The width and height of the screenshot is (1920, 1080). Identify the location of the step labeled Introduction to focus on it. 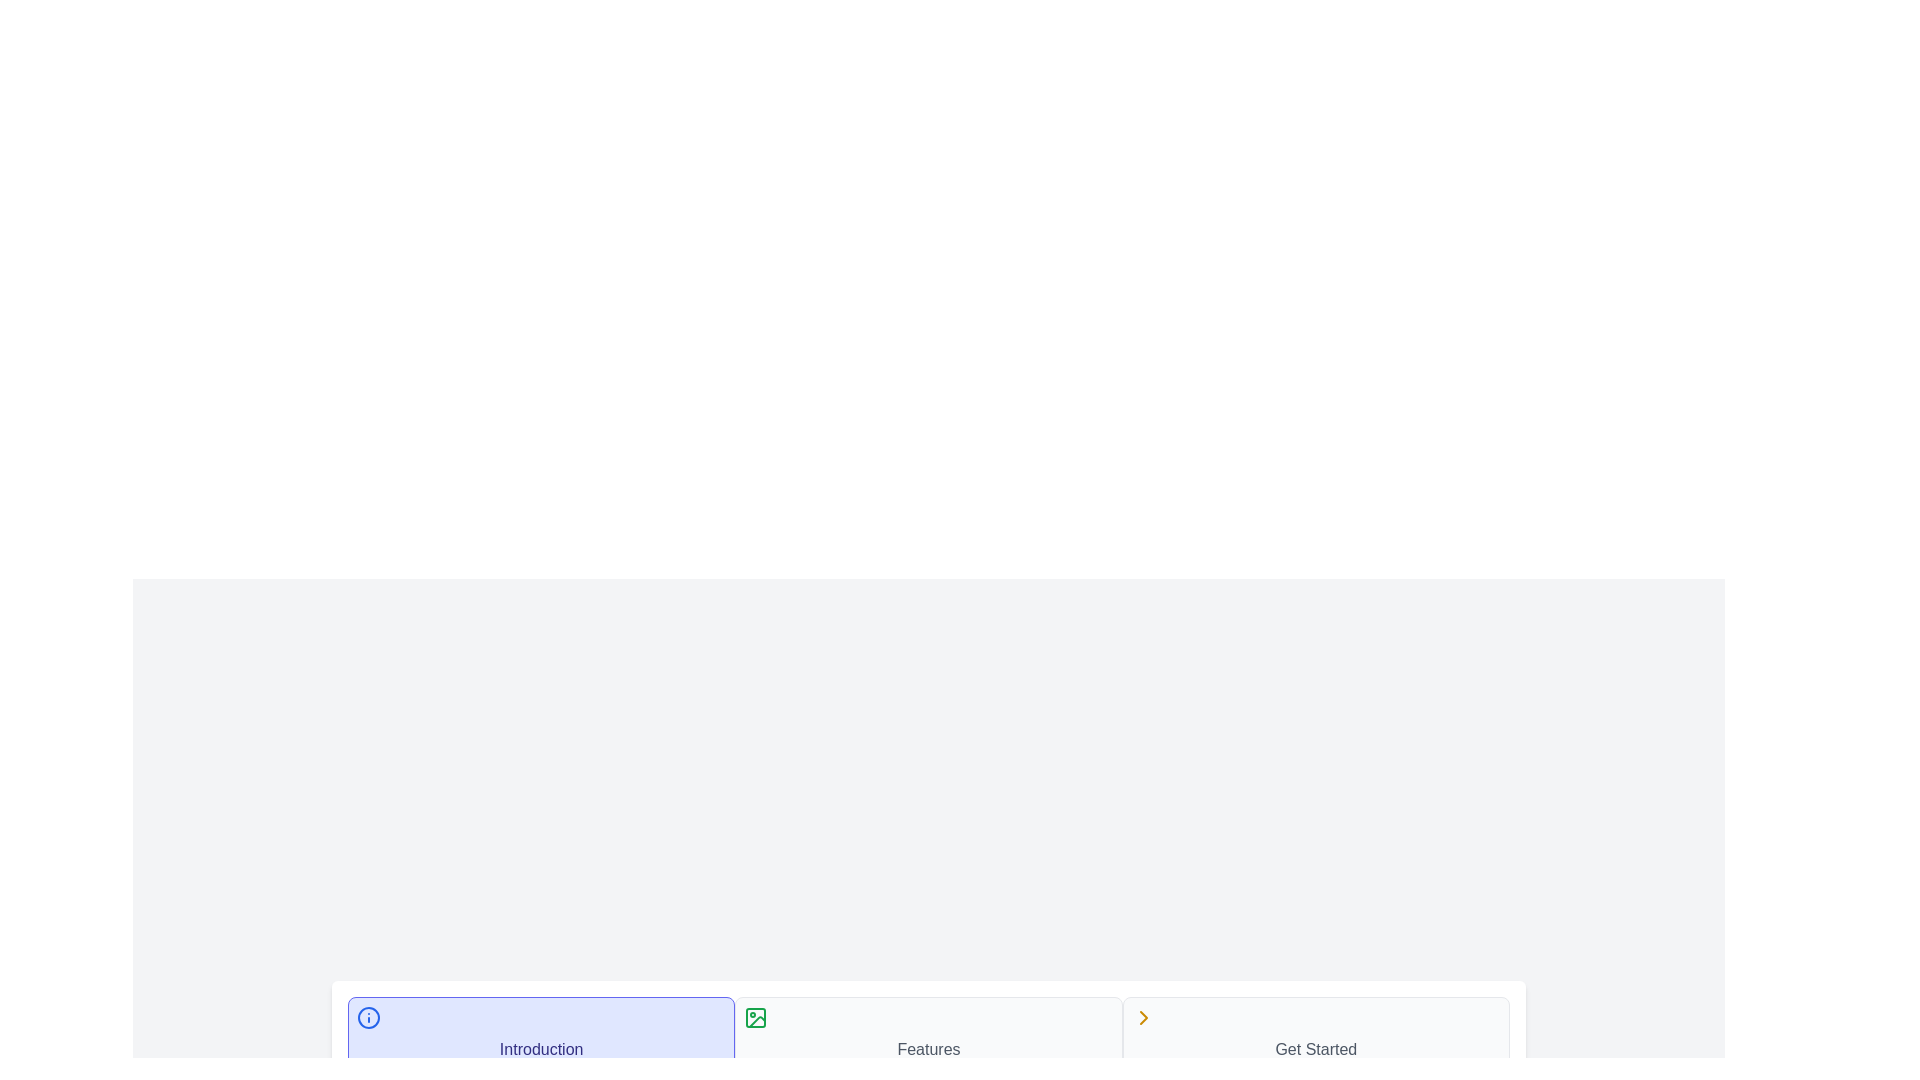
(541, 1033).